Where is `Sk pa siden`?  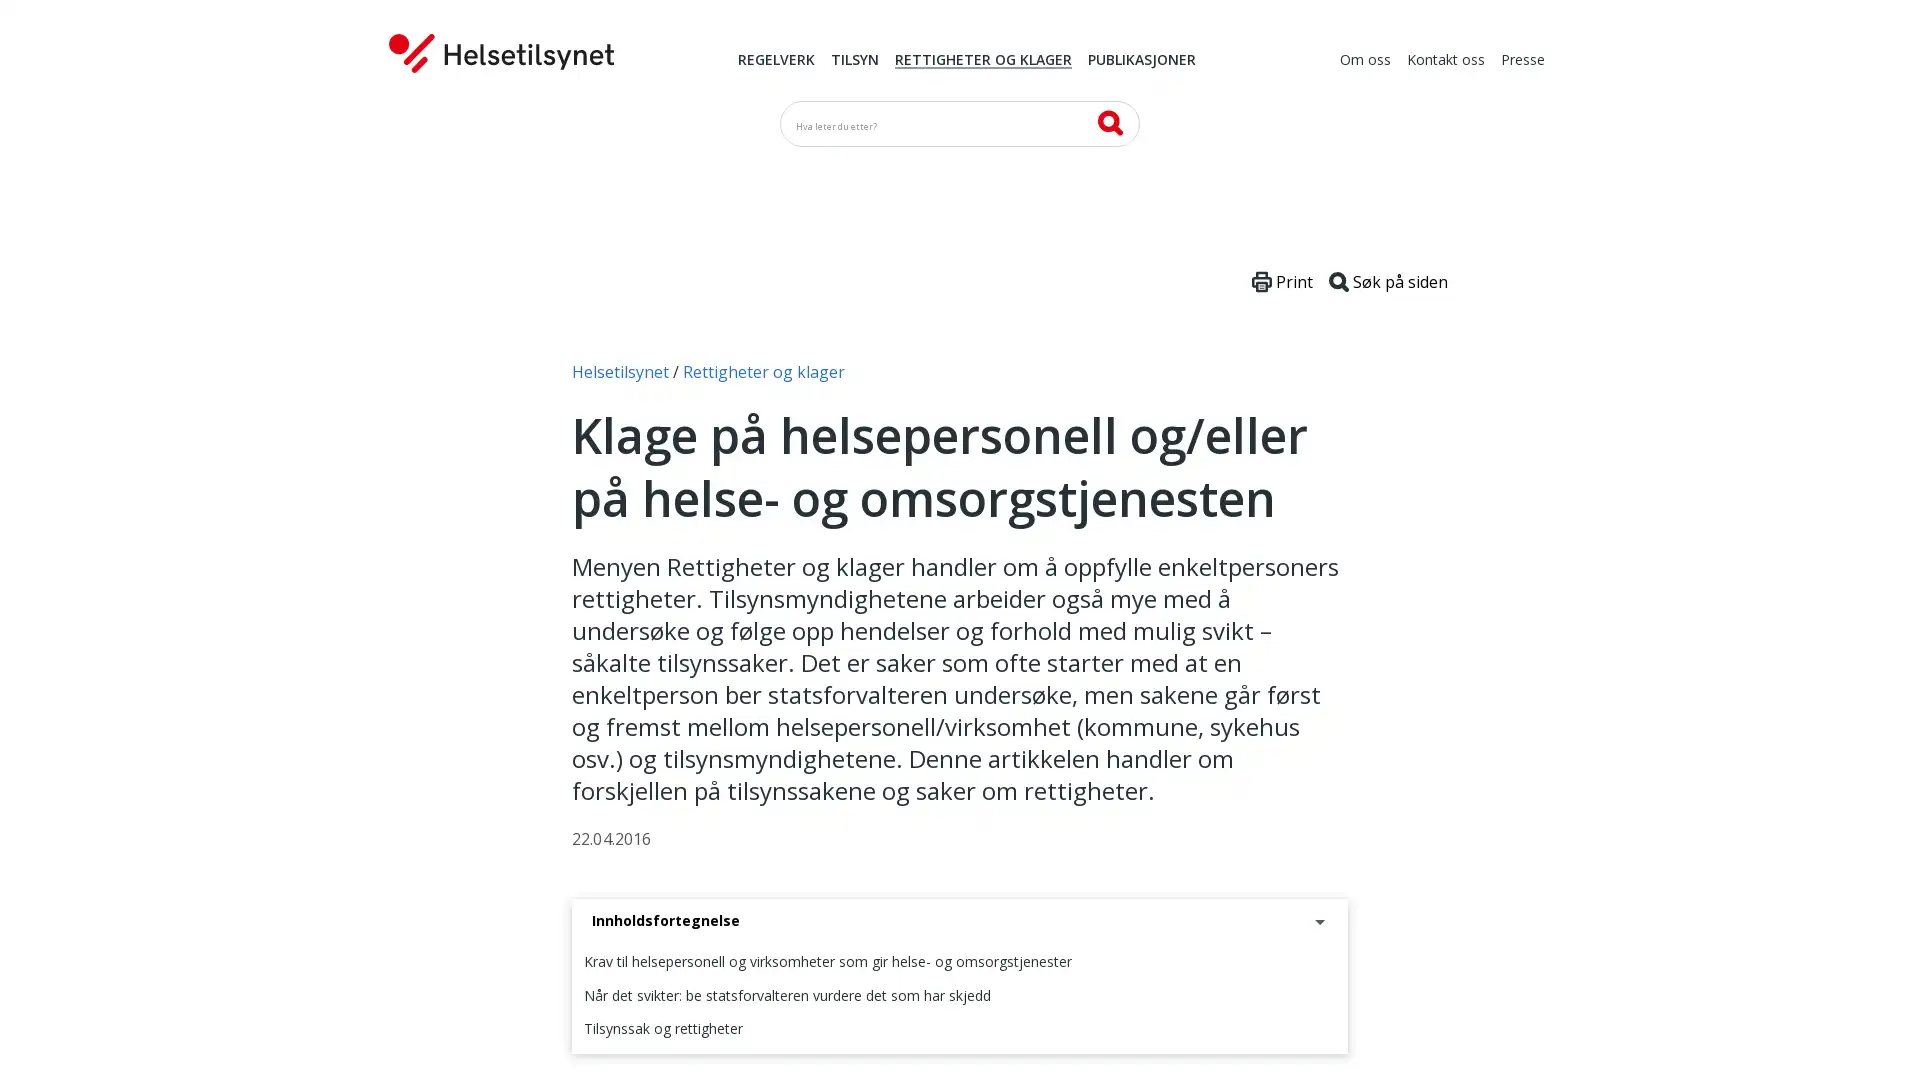 Sk pa siden is located at coordinates (1387, 281).